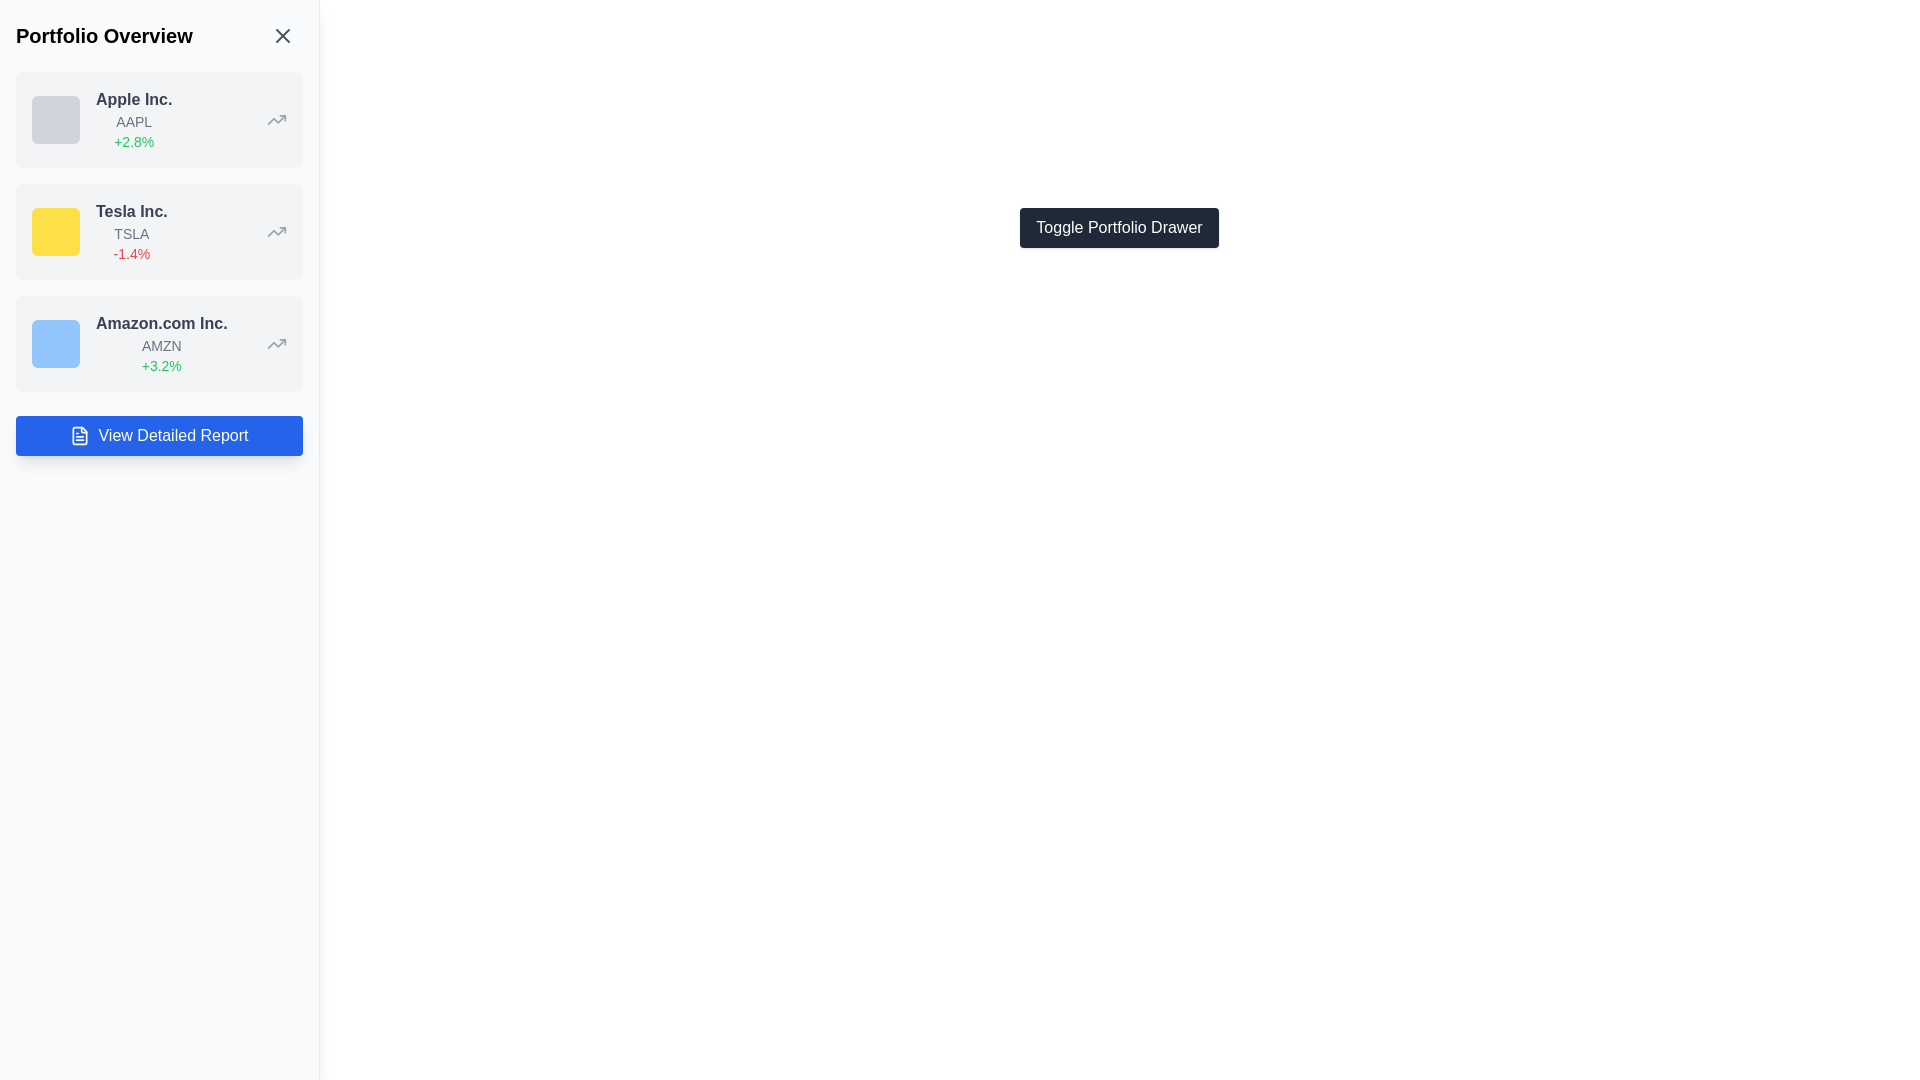 This screenshot has width=1920, height=1080. What do you see at coordinates (130, 230) in the screenshot?
I see `the Text-based informational group displaying the company 'Tesla Inc.' with stock symbol 'TSLA' and percentage change of -1.4%, located in the left sidebar under 'Portfolio Overview'` at bounding box center [130, 230].